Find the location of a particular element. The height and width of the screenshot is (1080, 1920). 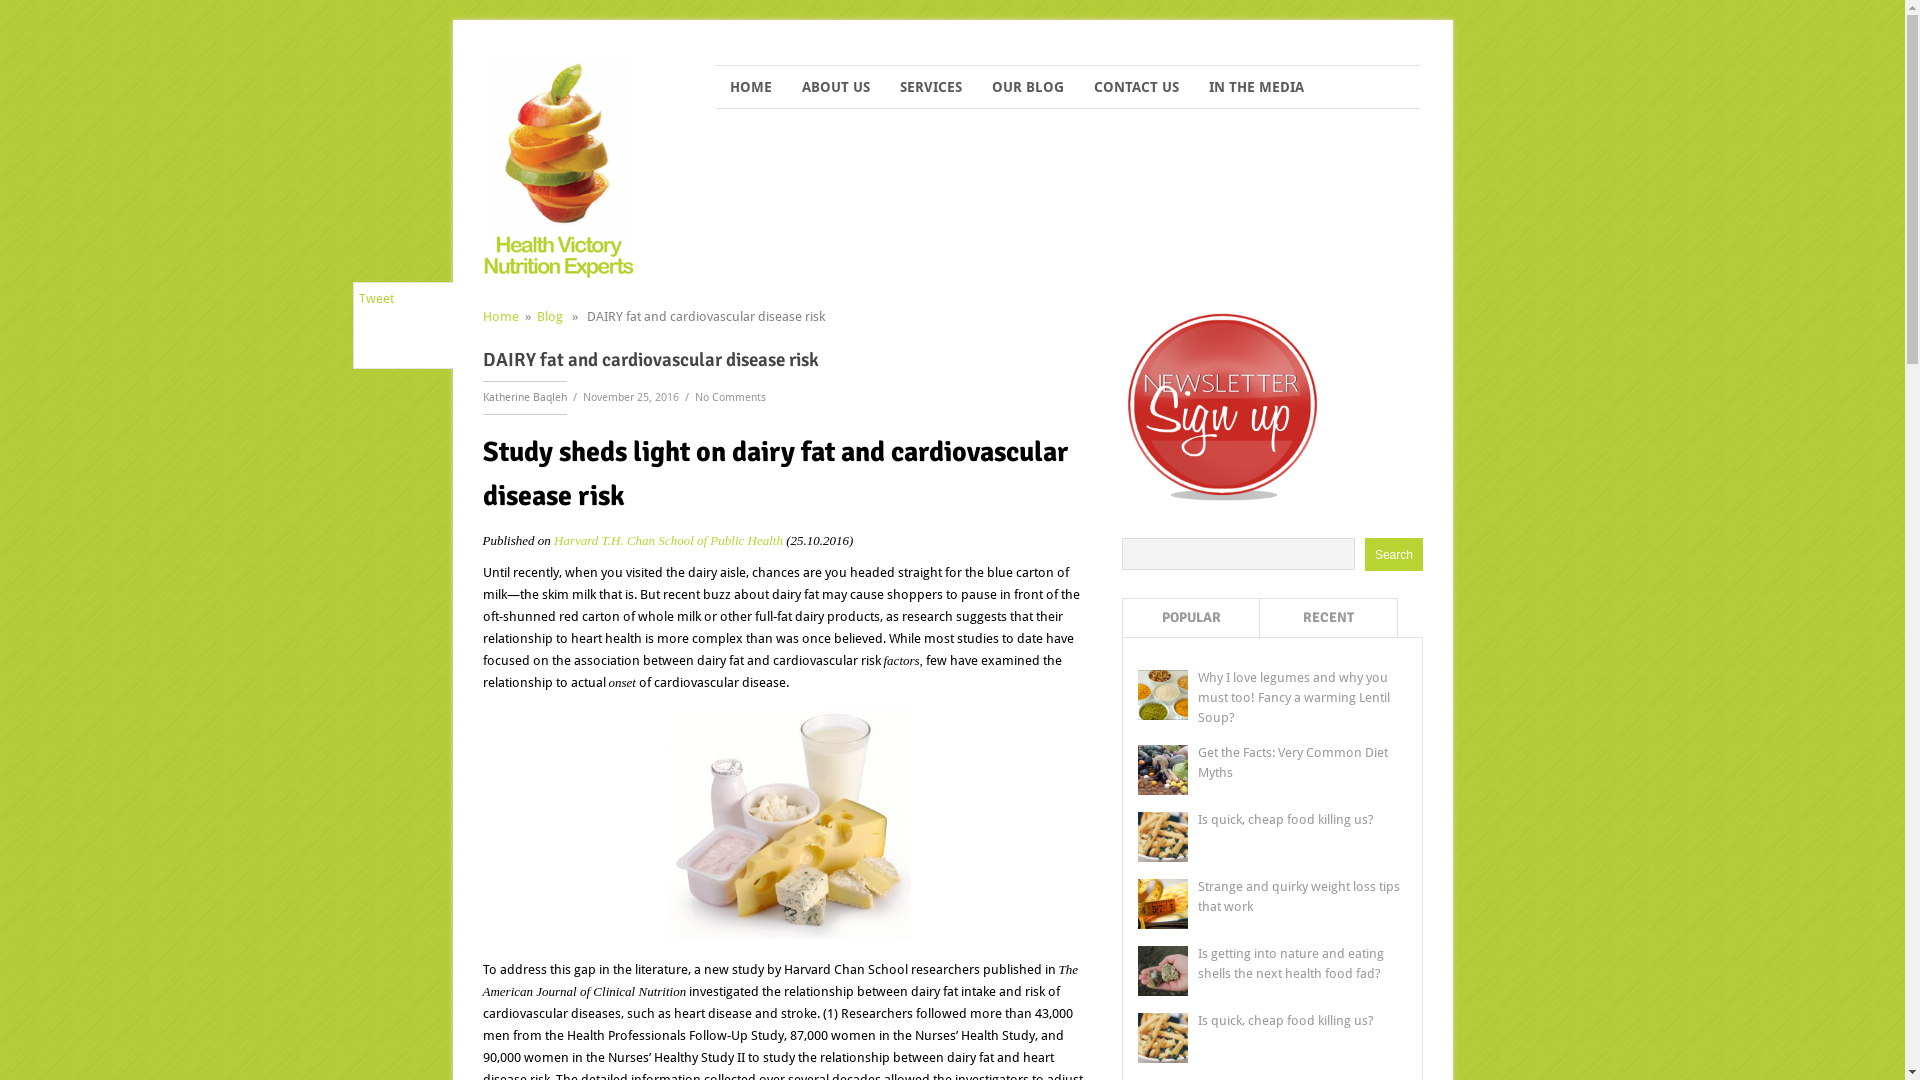

'OUR BLOG' is located at coordinates (1027, 86).